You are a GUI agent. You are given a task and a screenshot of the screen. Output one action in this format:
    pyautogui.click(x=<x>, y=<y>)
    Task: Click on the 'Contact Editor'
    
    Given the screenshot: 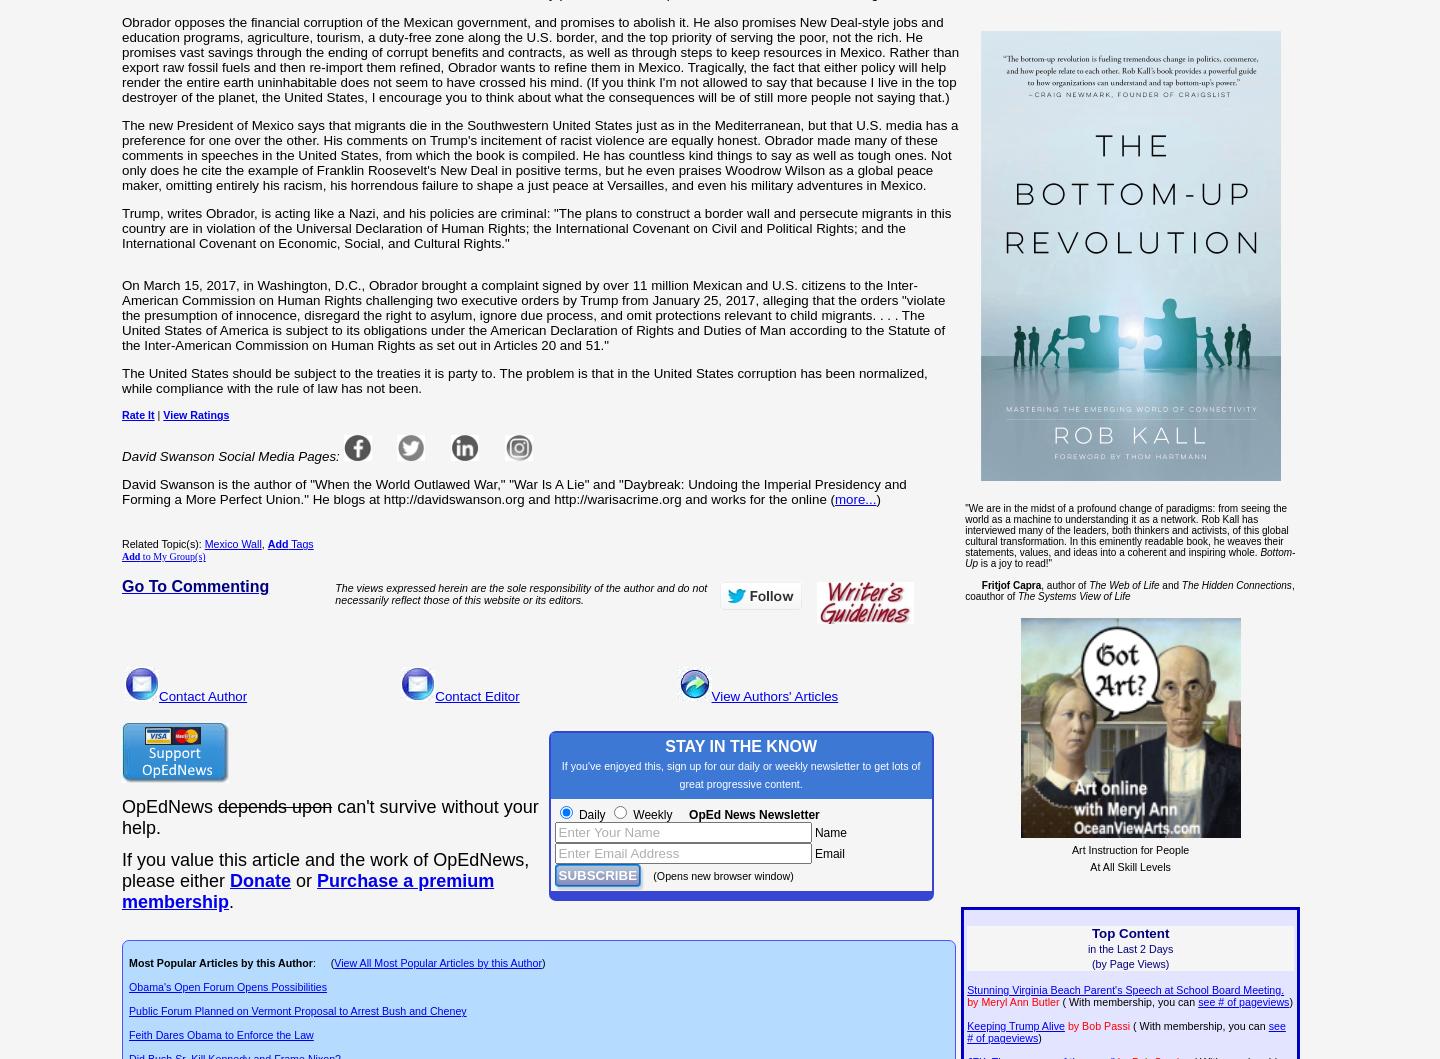 What is the action you would take?
    pyautogui.click(x=435, y=695)
    